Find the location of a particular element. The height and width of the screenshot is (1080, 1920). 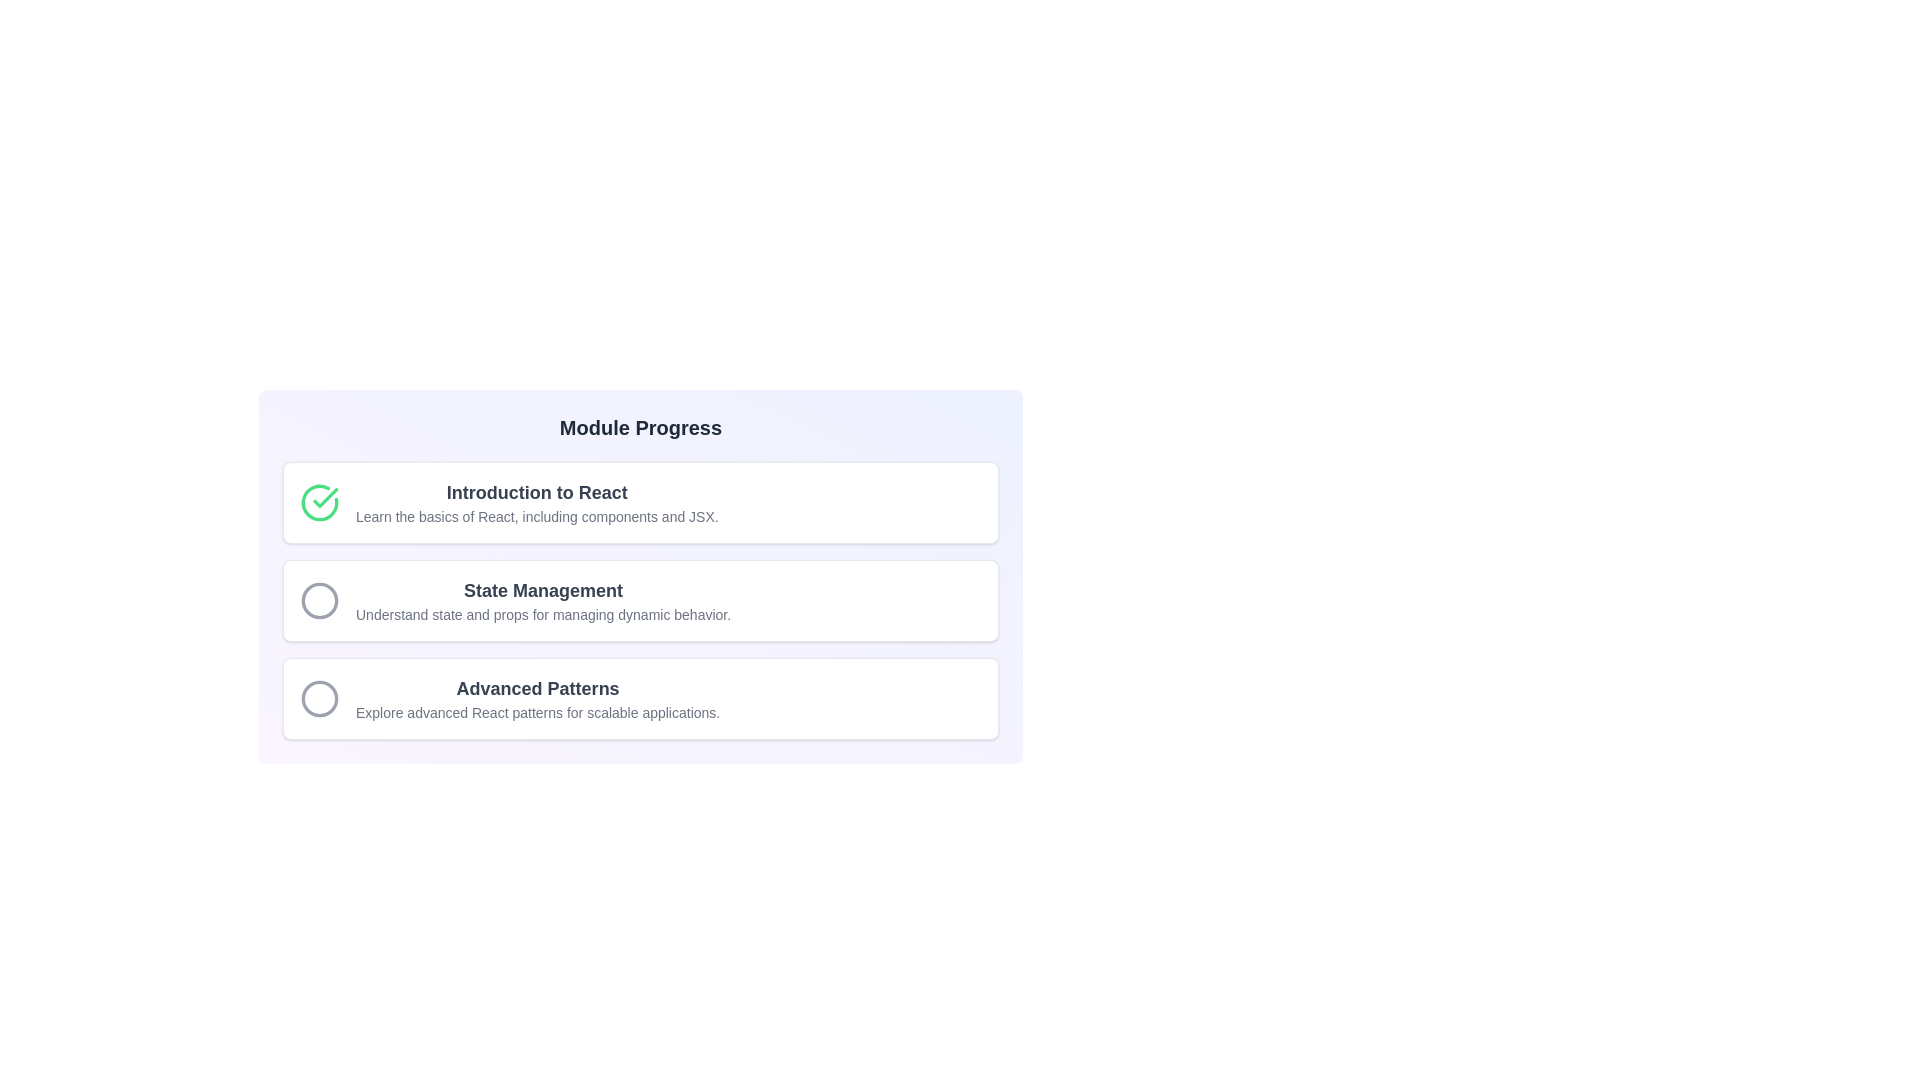

the 'Advanced Patterns' text label, which is a bold, darker gray title located in the module progress section, positioned below 'State Management' is located at coordinates (538, 688).